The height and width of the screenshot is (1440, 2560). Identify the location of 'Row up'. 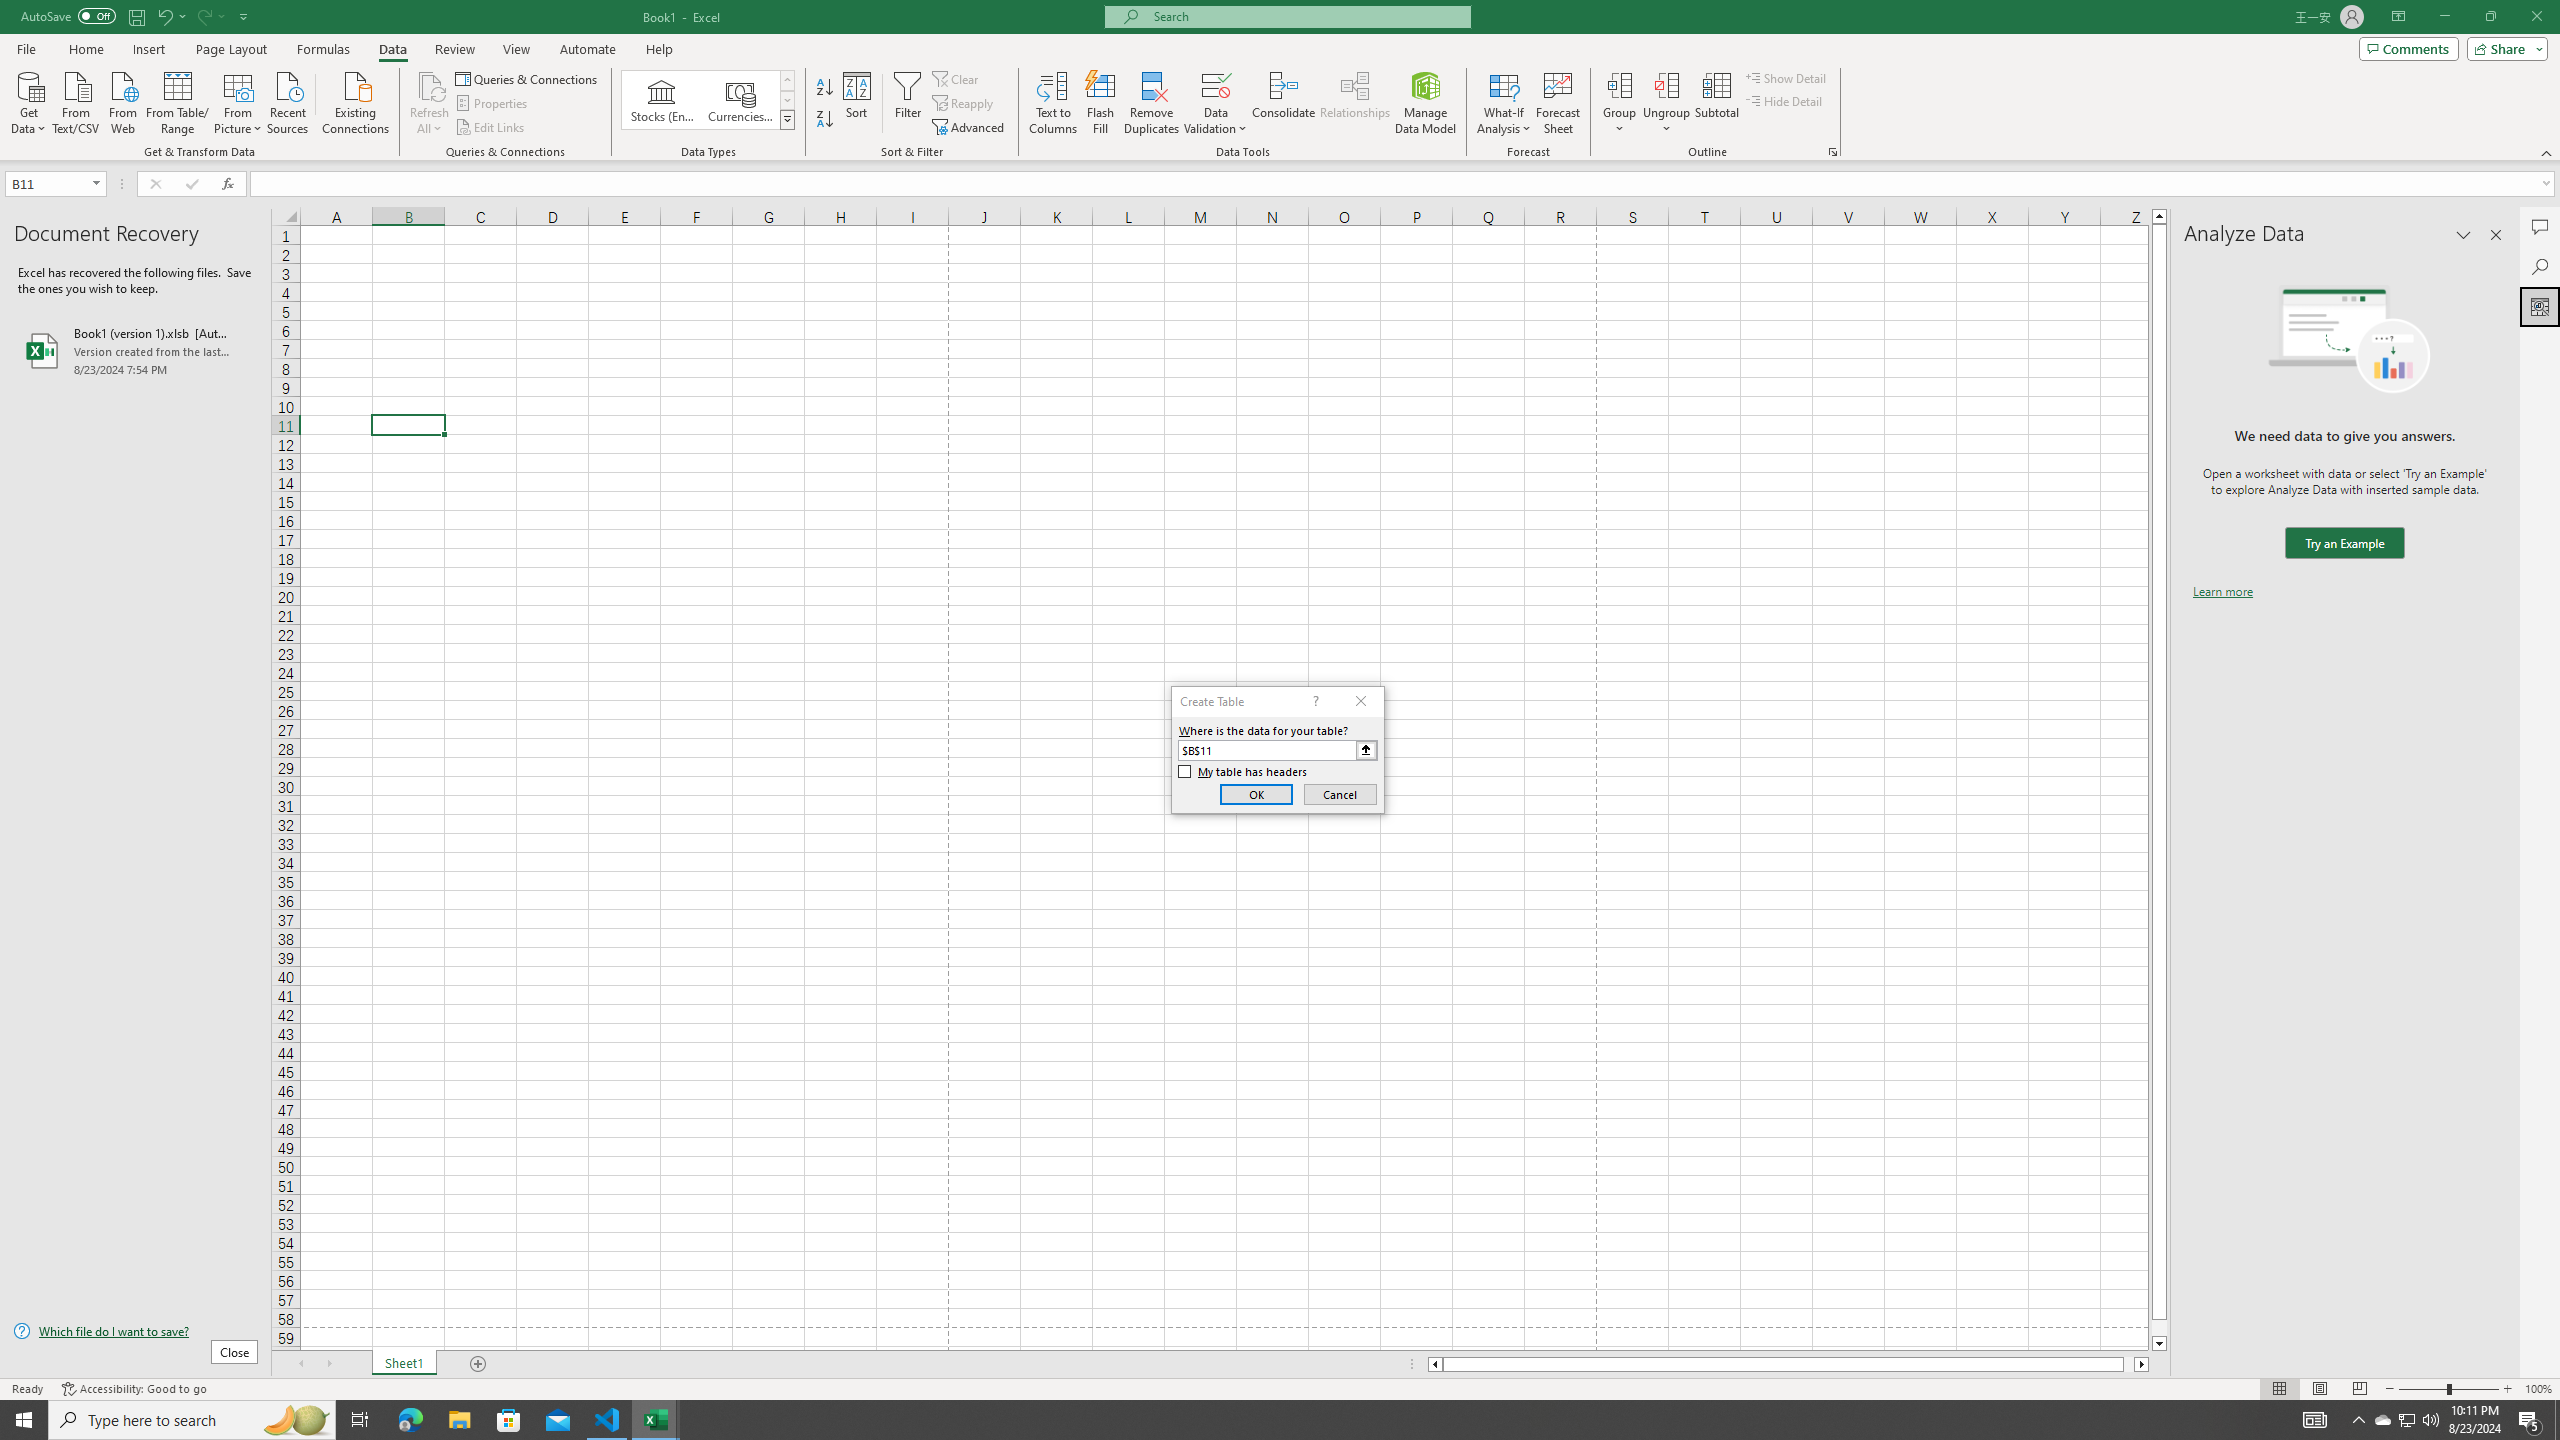
(787, 80).